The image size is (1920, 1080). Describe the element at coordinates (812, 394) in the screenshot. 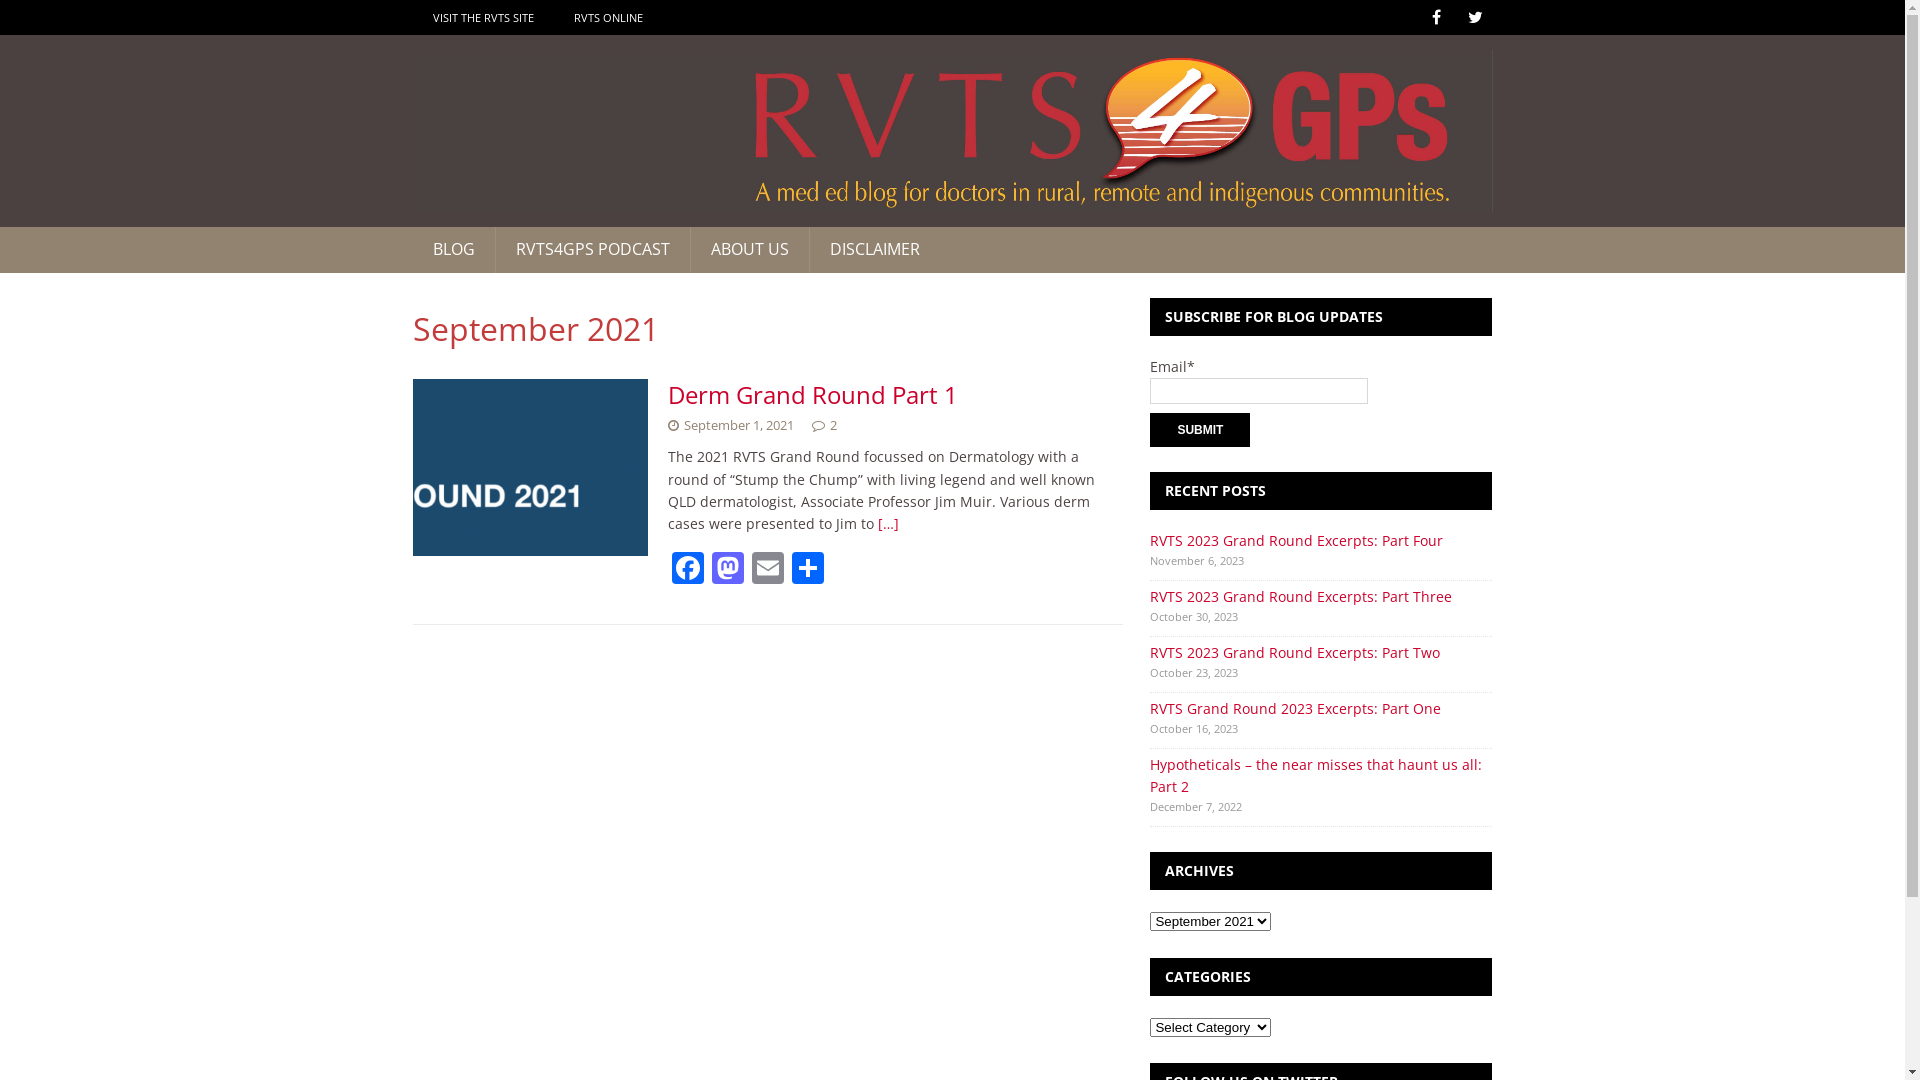

I see `'Derm Grand Round Part 1'` at that location.